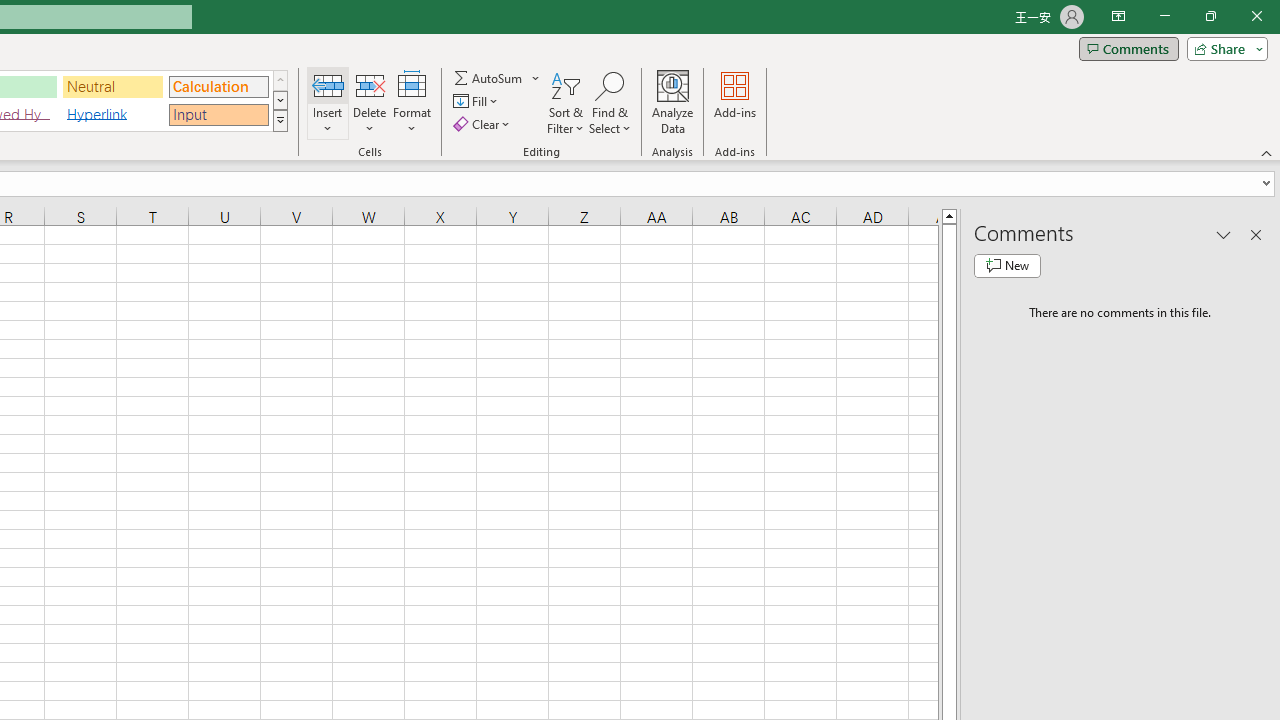 This screenshot has height=720, width=1280. Describe the element at coordinates (1209, 16) in the screenshot. I see `'Restore Down'` at that location.